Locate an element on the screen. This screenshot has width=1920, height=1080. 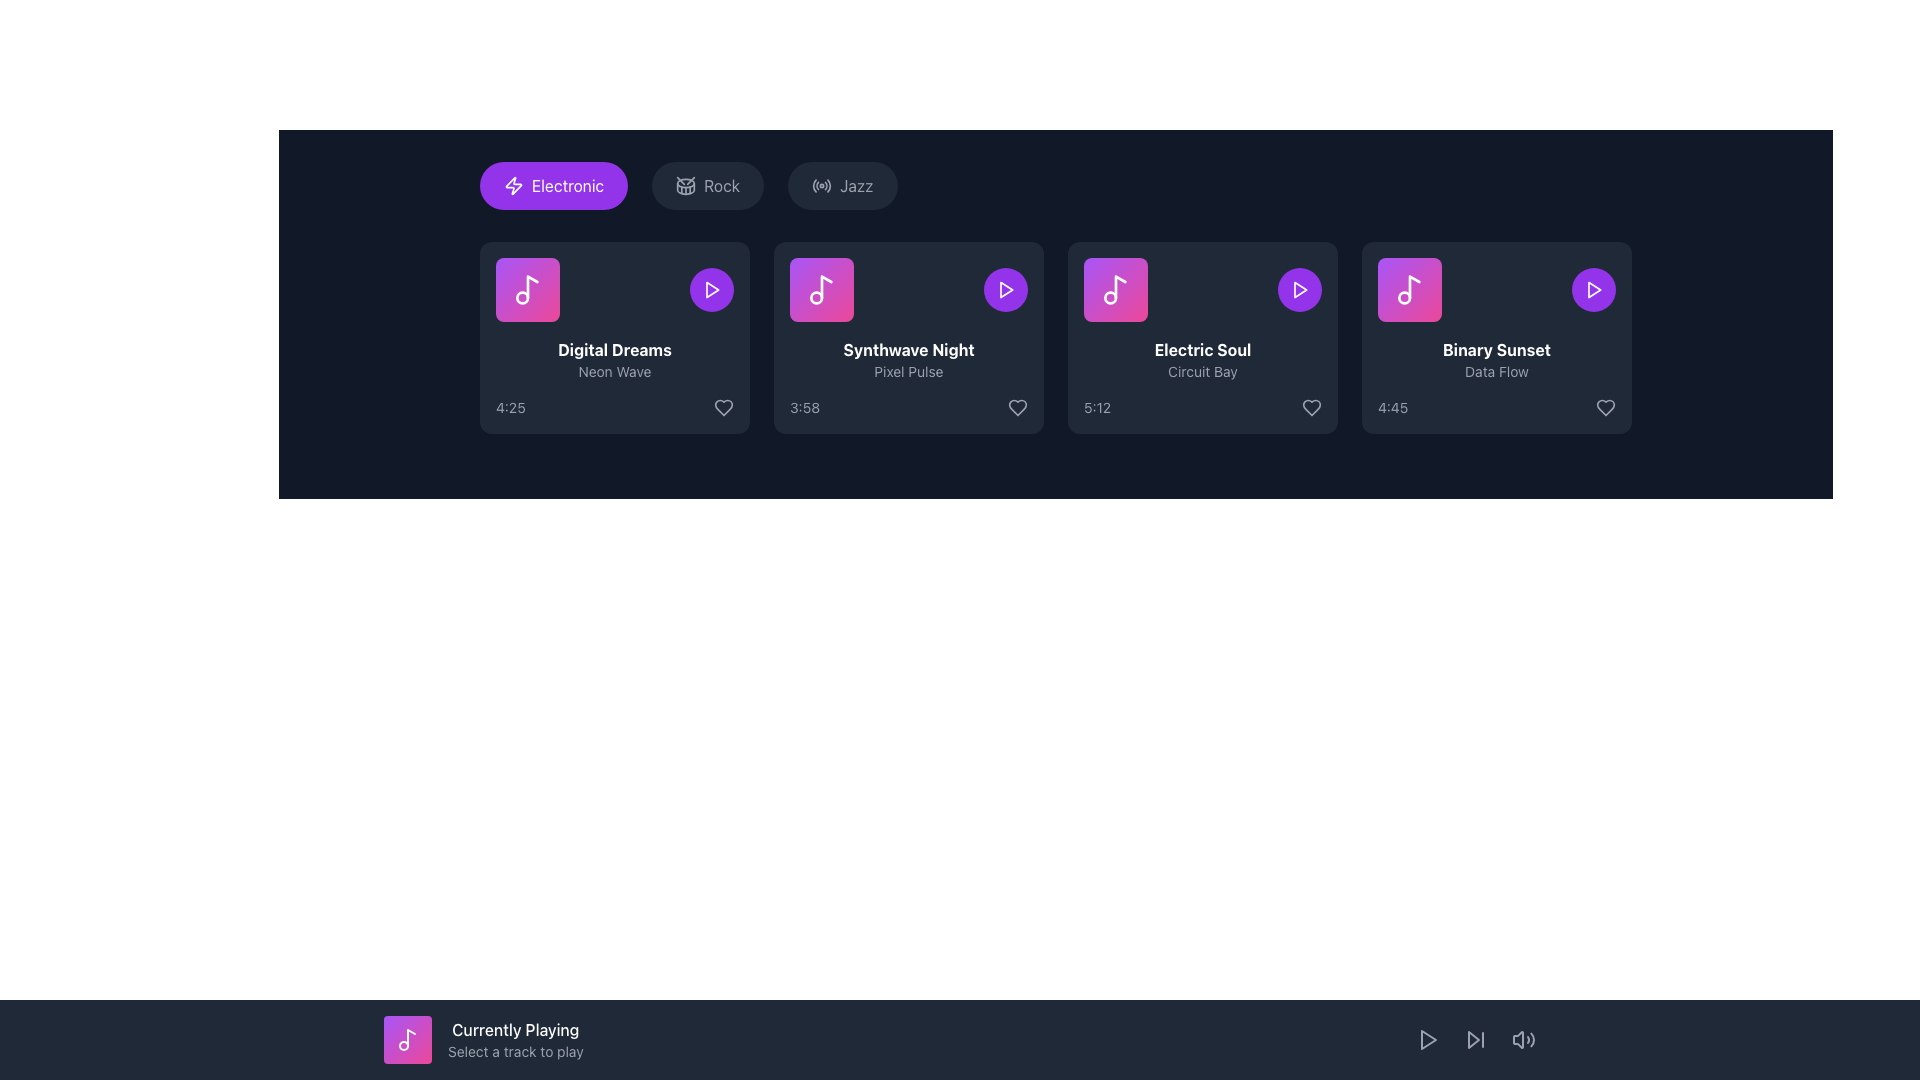
the static text label 'Digital Dreams' which is bold, white, and located on the first music card in the selection interface is located at coordinates (613, 349).